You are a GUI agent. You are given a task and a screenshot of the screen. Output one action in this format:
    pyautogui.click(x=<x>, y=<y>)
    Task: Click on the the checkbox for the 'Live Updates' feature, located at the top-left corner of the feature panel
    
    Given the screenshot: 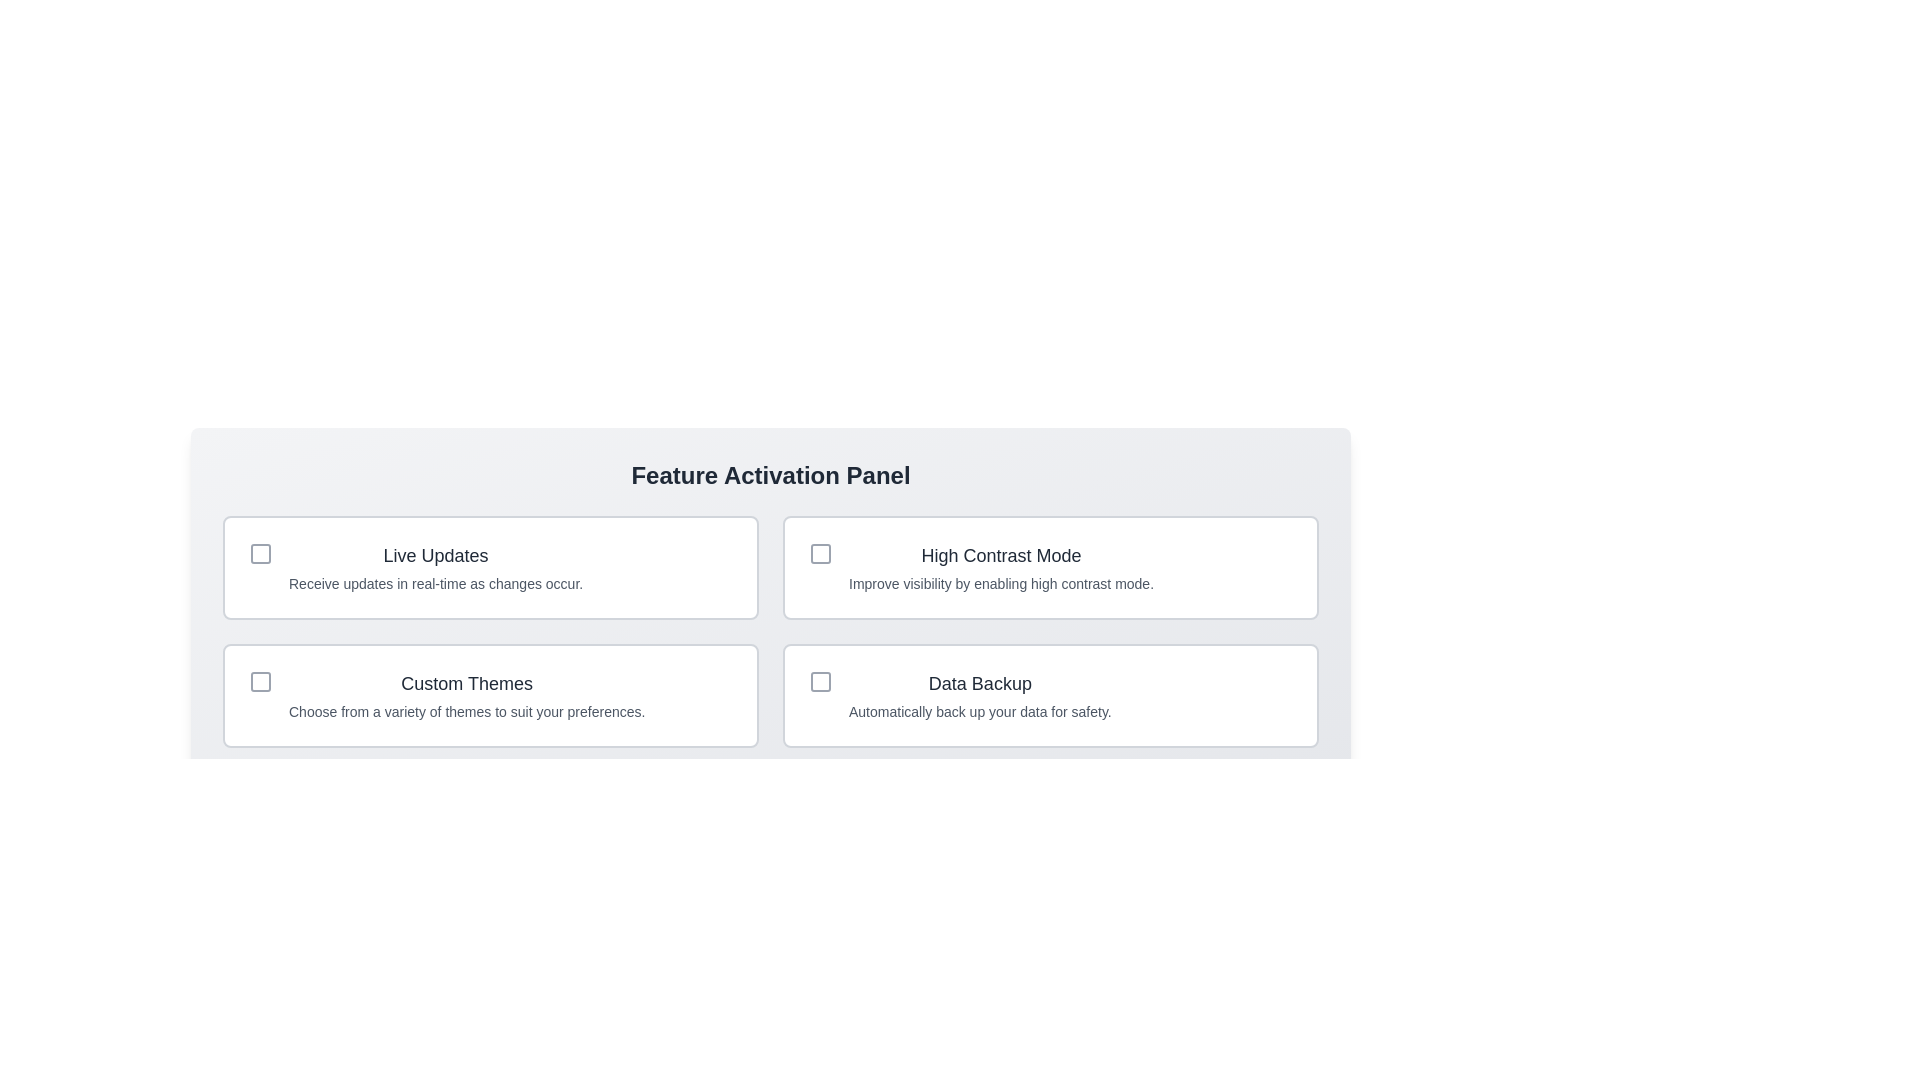 What is the action you would take?
    pyautogui.click(x=259, y=554)
    